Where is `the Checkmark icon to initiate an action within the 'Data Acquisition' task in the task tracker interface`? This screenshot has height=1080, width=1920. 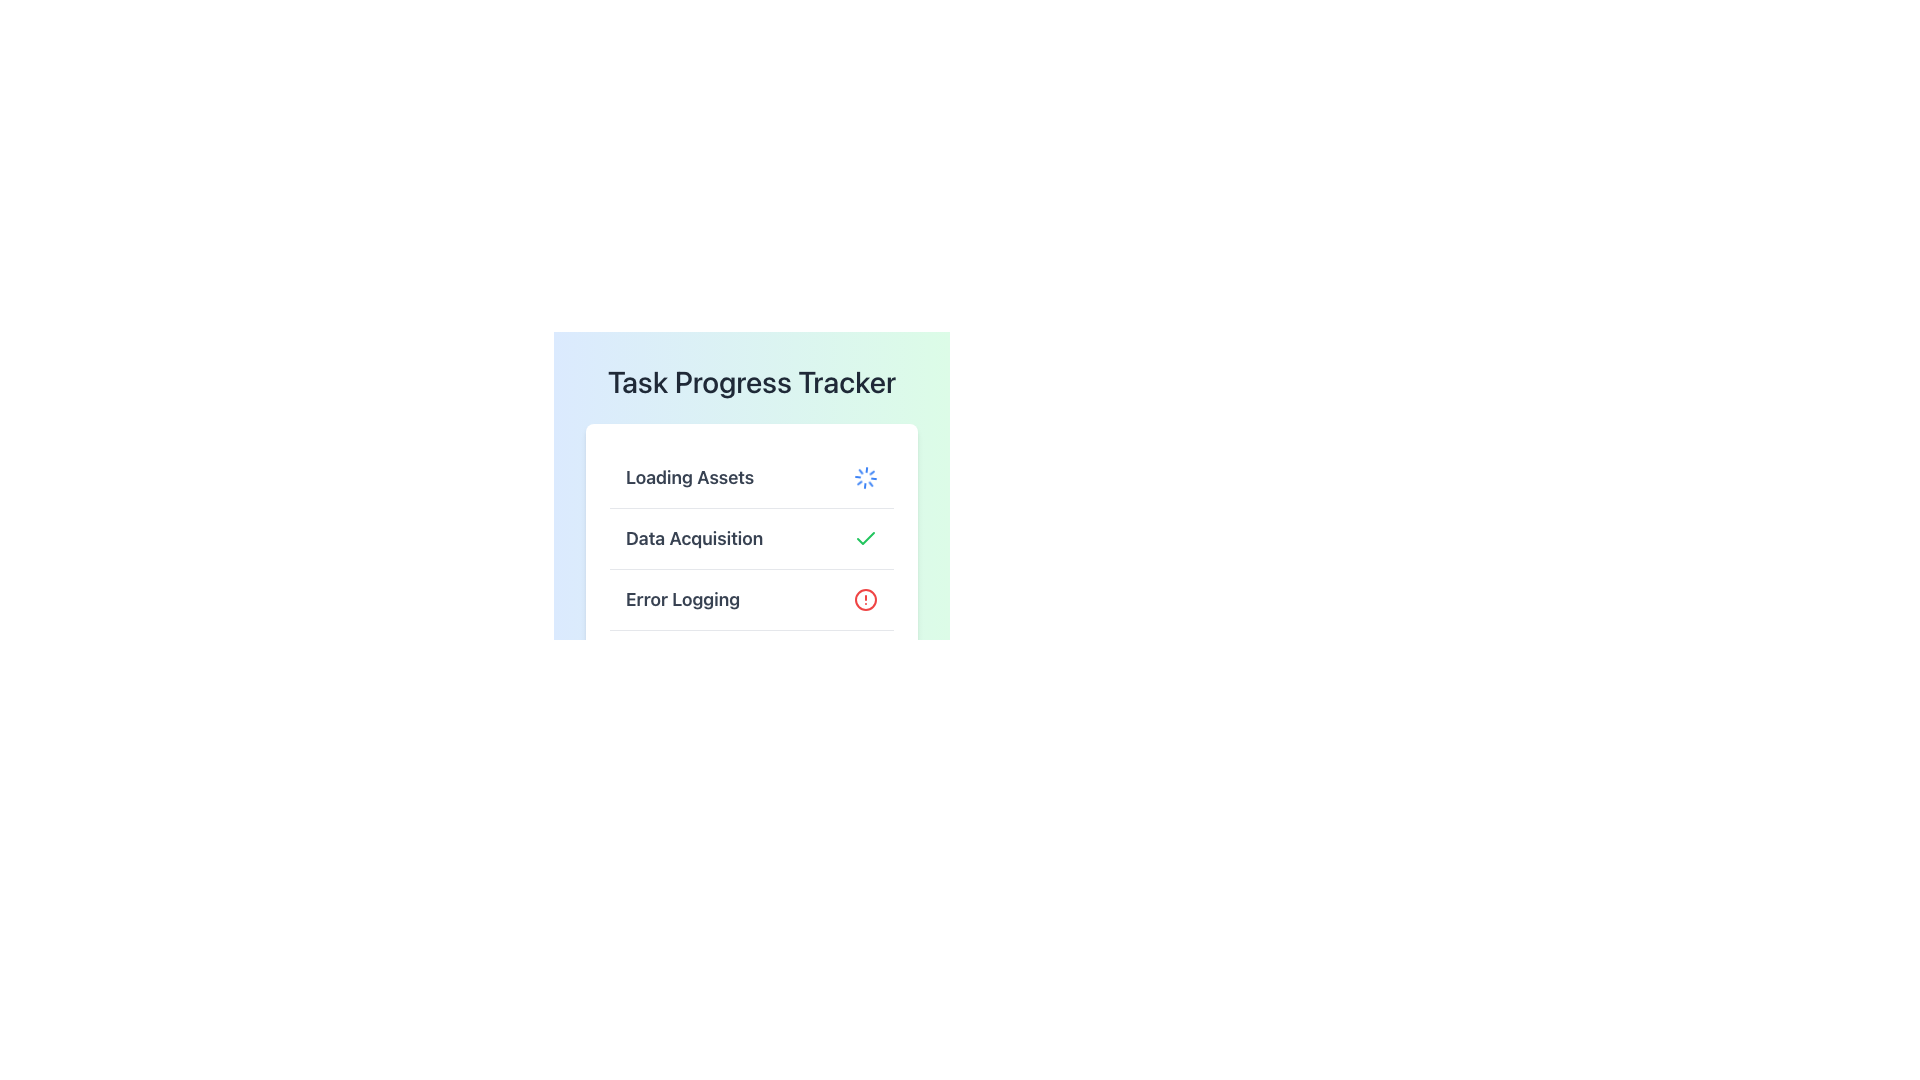
the Checkmark icon to initiate an action within the 'Data Acquisition' task in the task tracker interface is located at coordinates (865, 538).